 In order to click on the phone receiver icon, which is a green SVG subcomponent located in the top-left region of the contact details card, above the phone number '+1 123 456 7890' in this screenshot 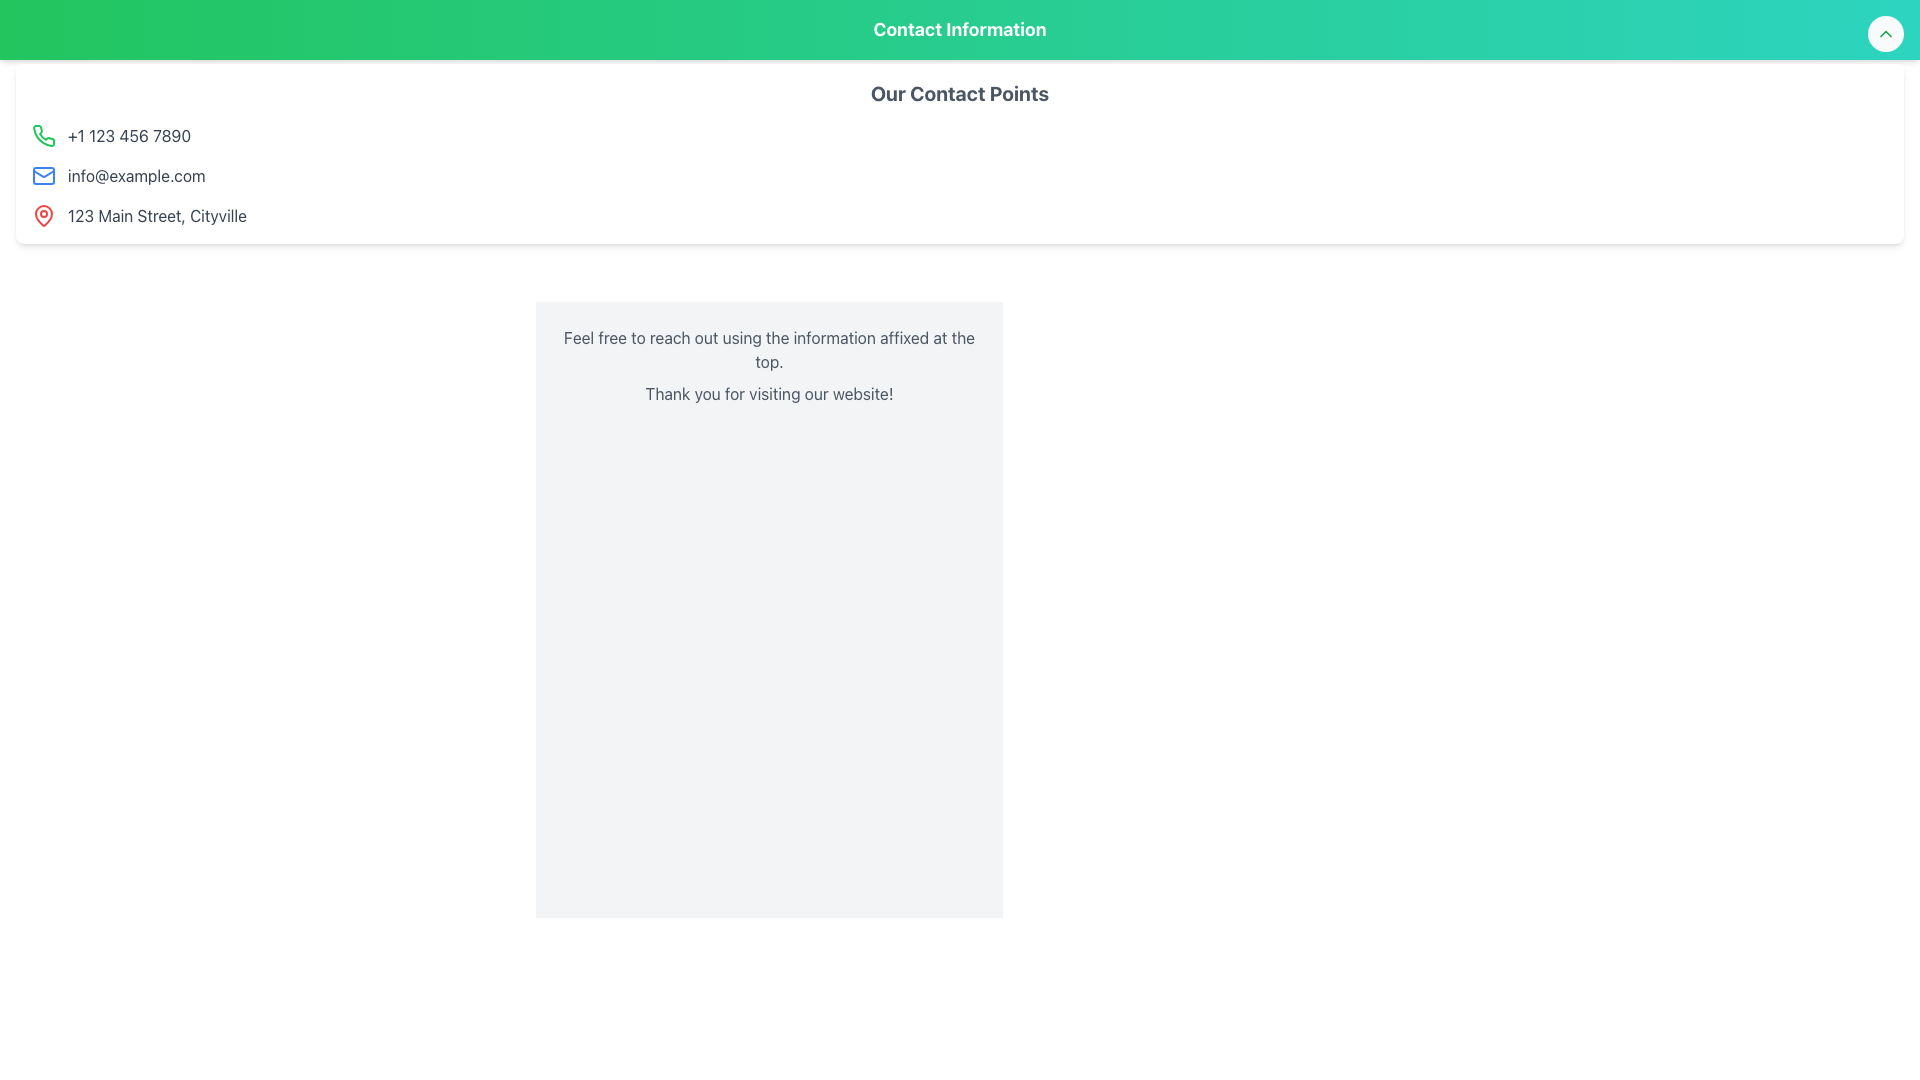, I will do `click(43, 135)`.